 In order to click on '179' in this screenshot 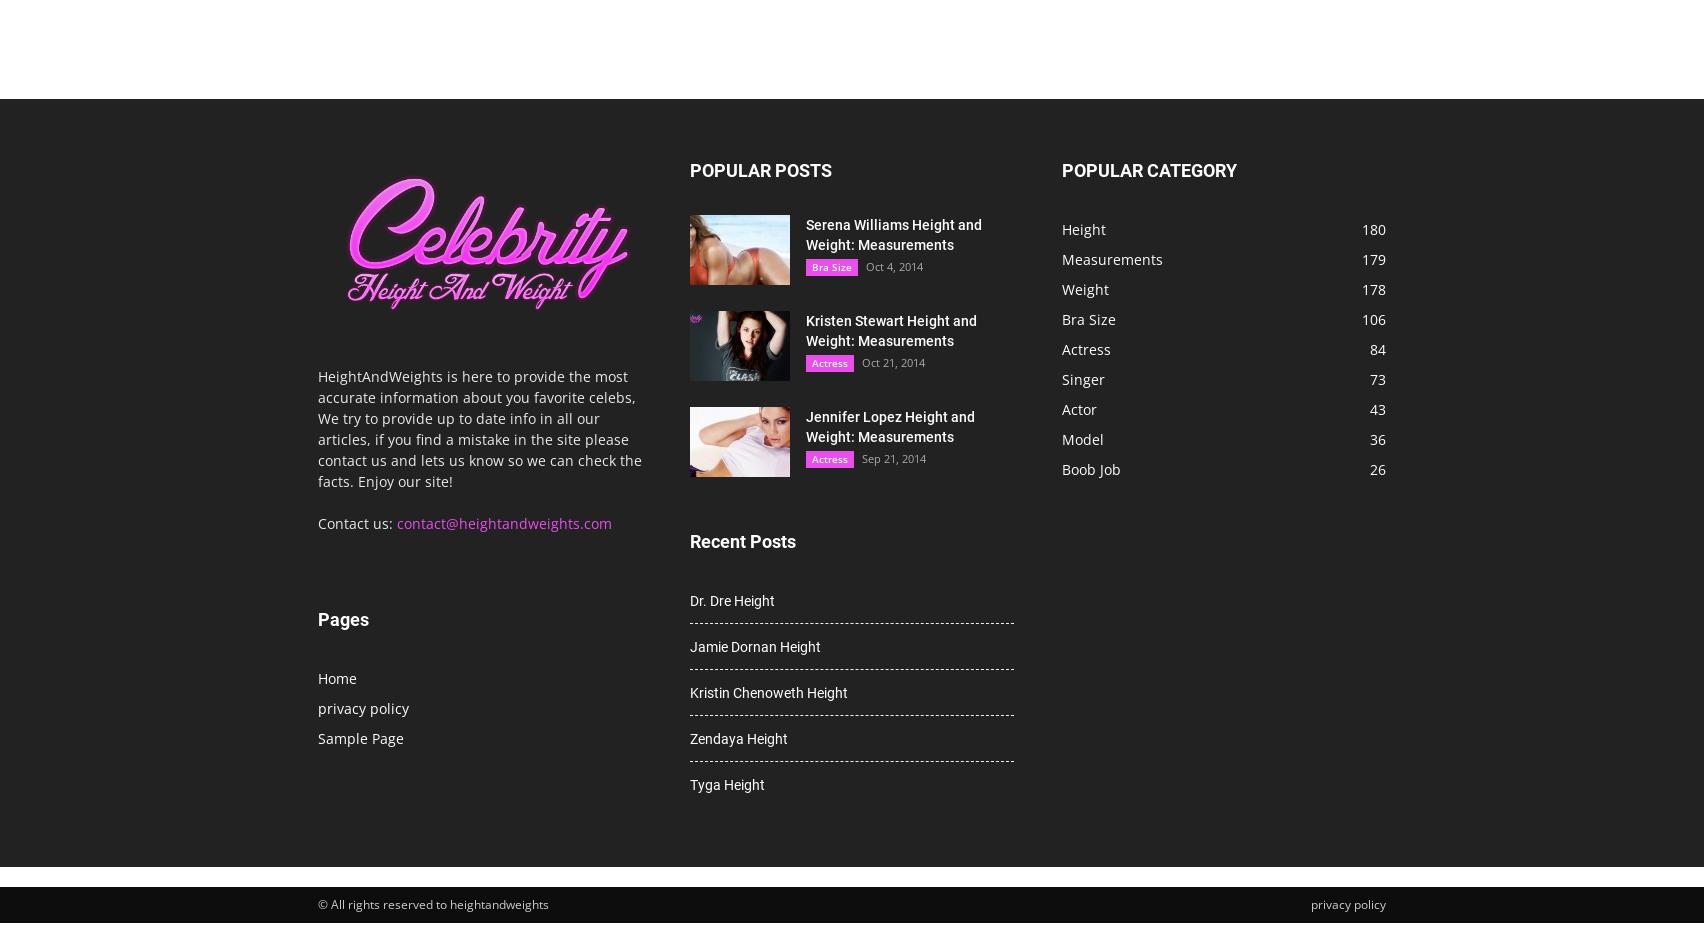, I will do `click(1362, 258)`.